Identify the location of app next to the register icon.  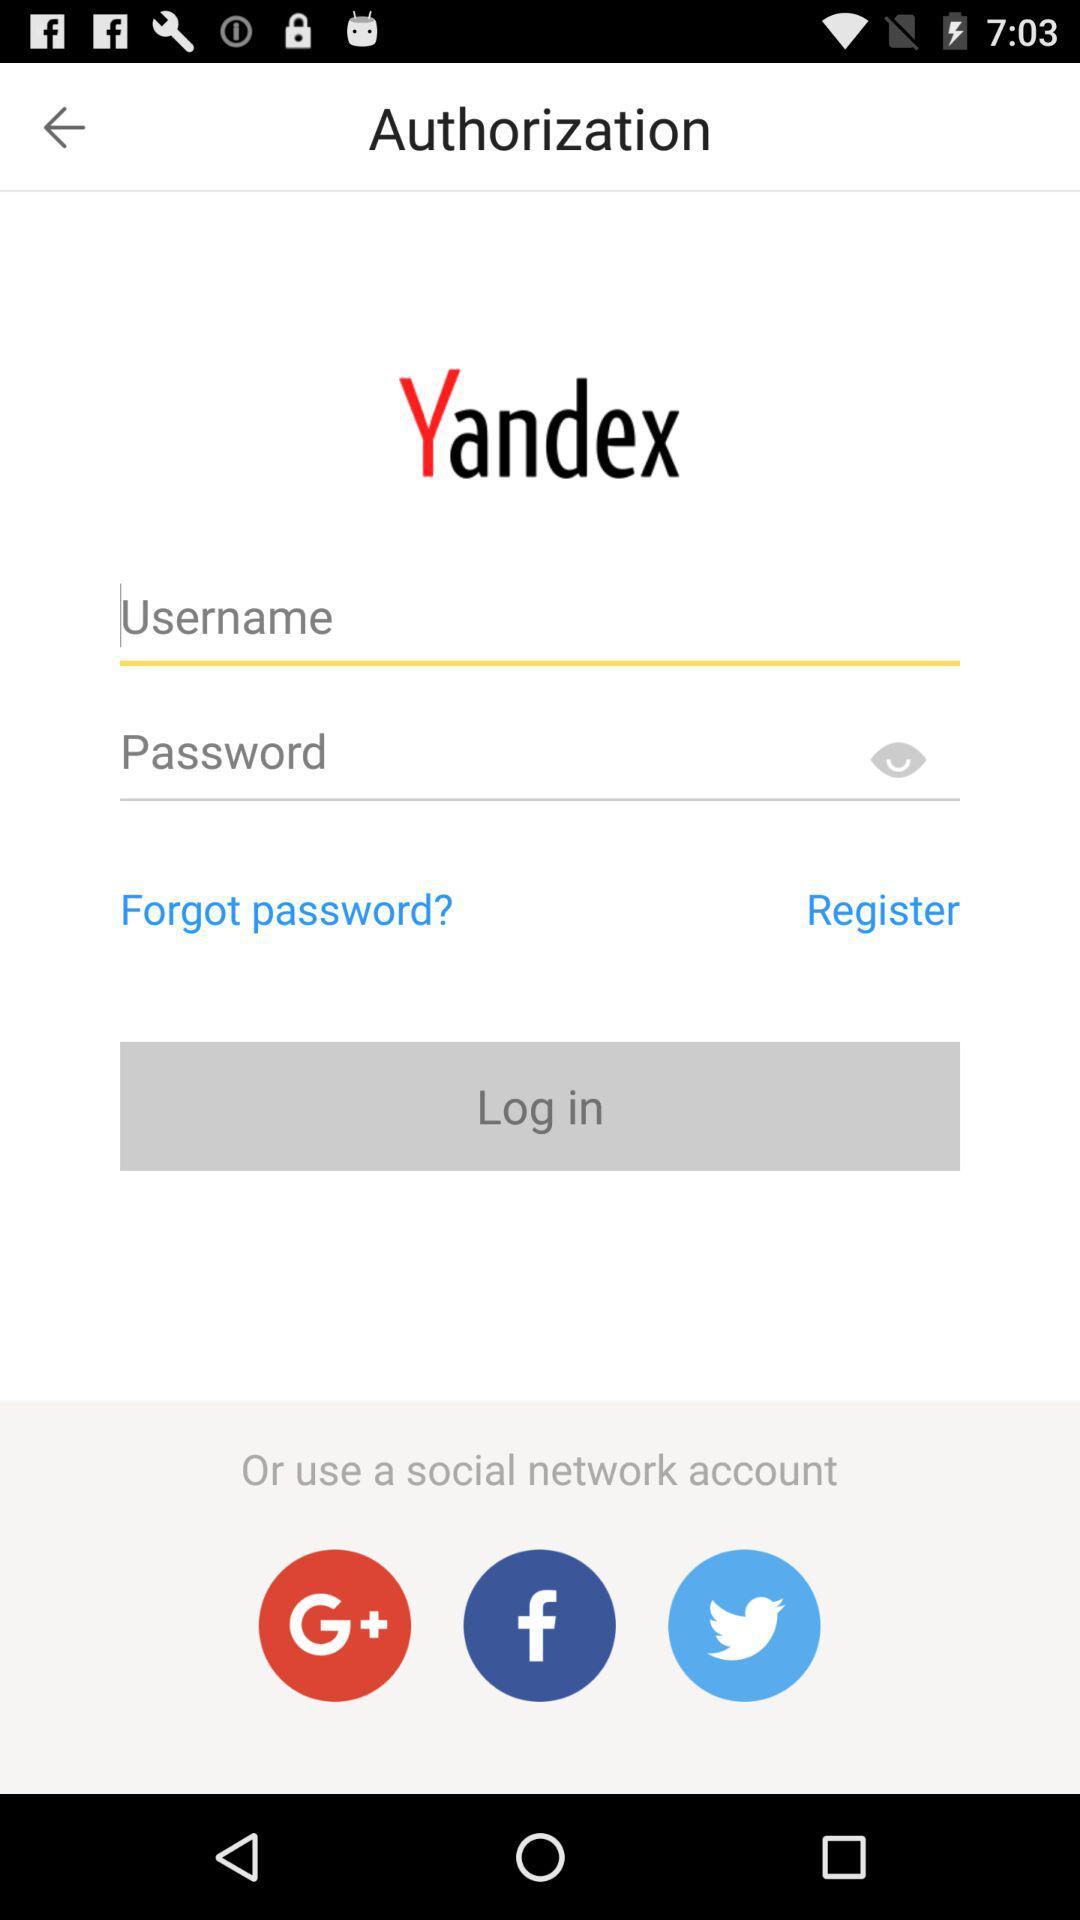
(371, 907).